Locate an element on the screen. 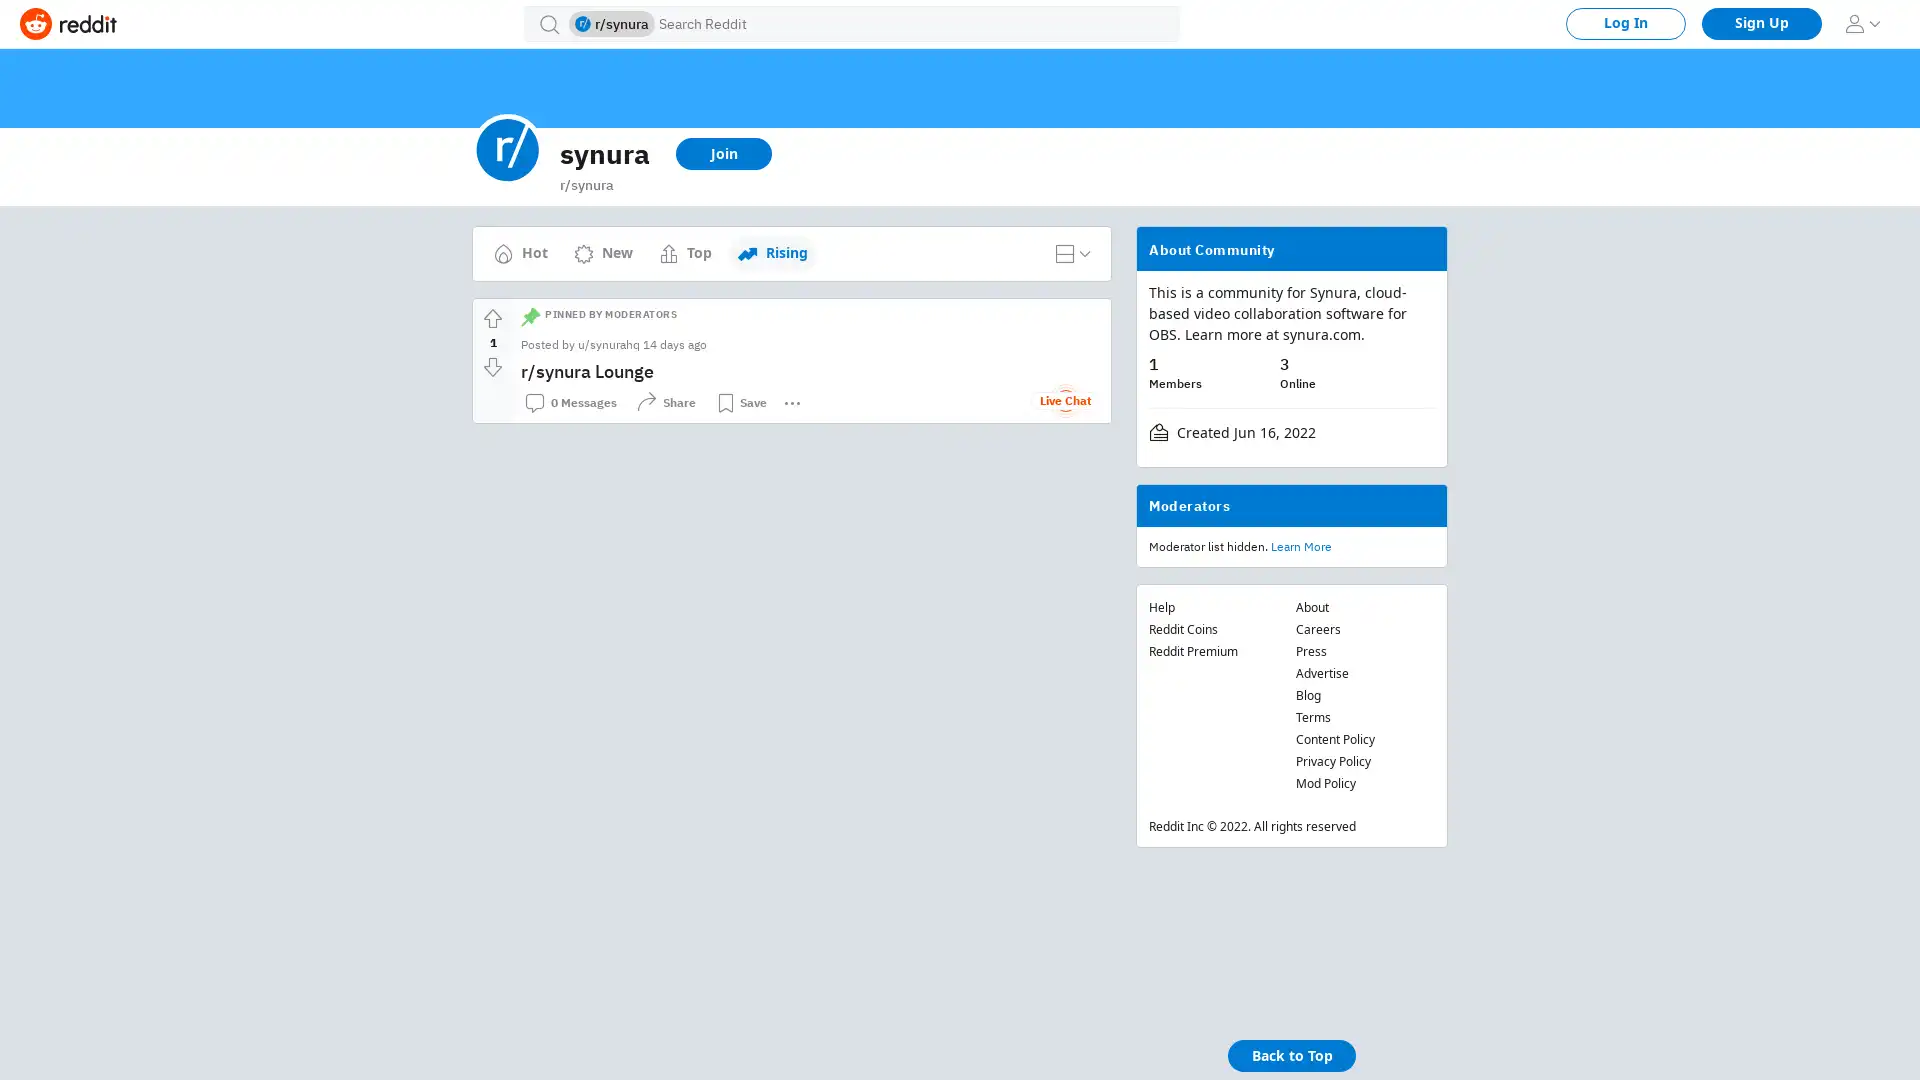 The width and height of the screenshot is (1920, 1080). Sign Up is located at coordinates (1761, 23).